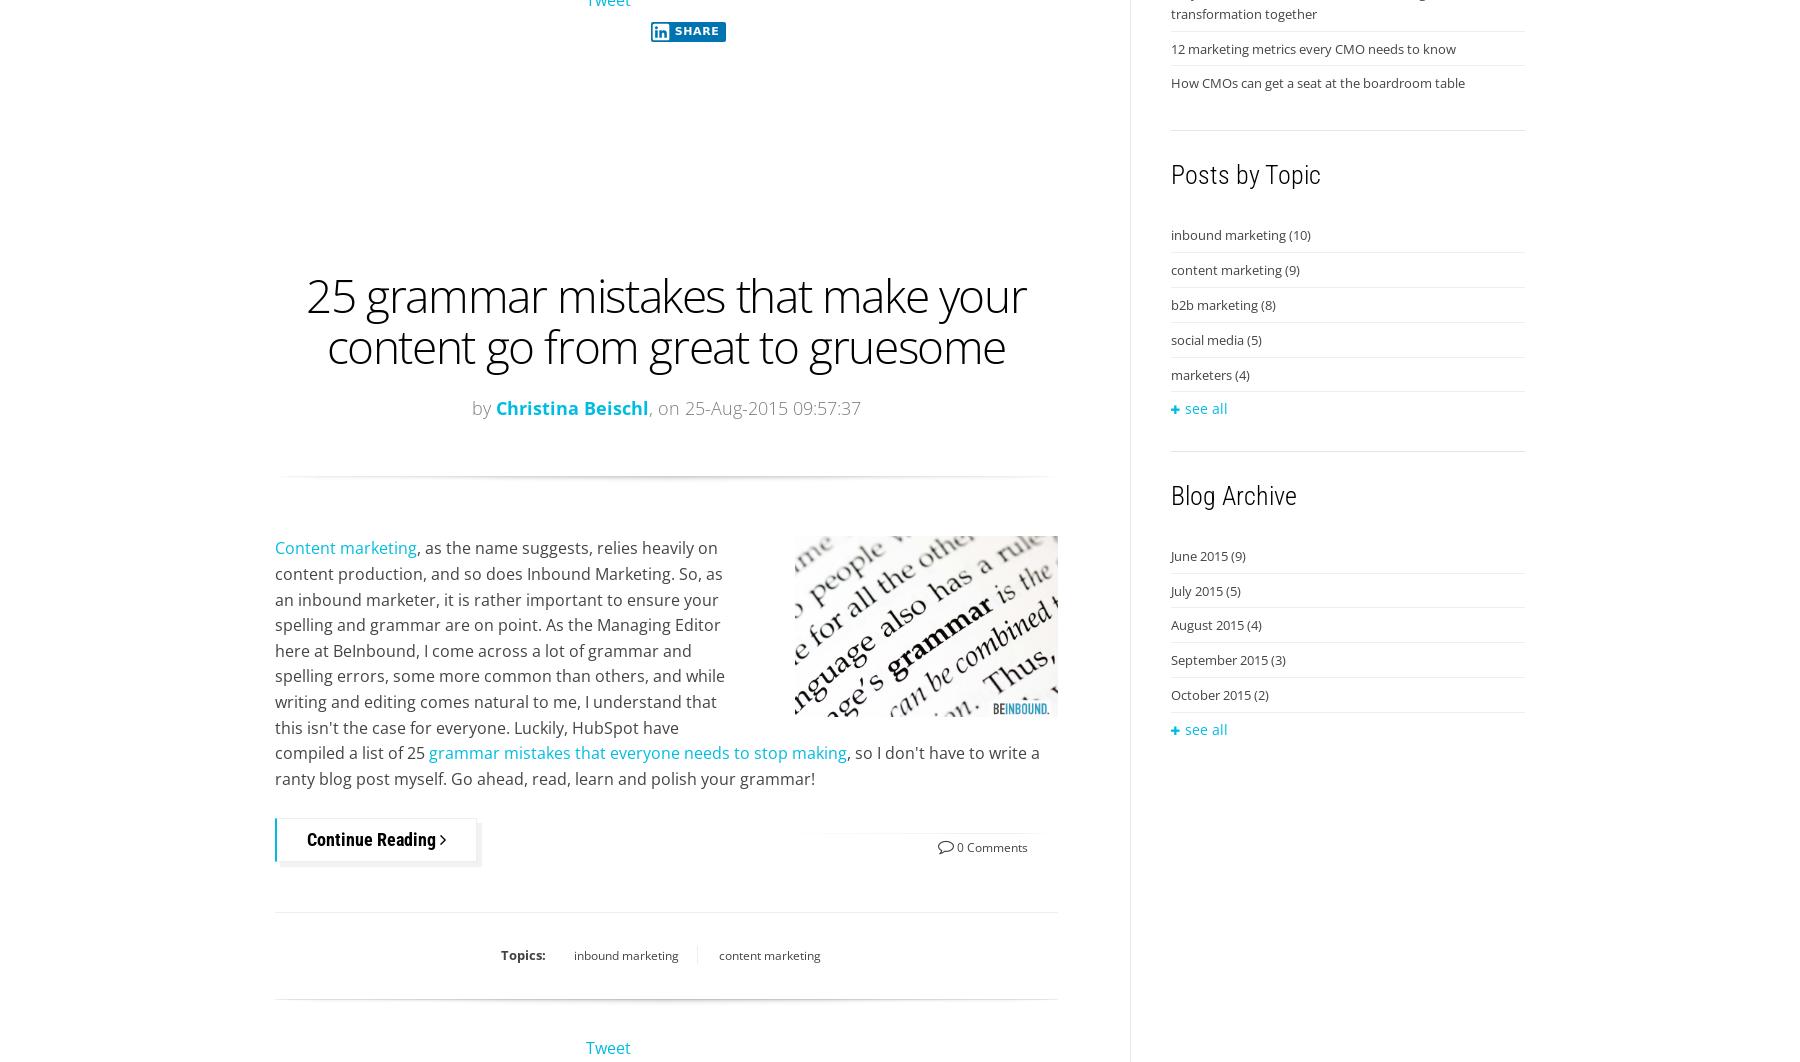 This screenshot has height=1062, width=1800. I want to click on ', so I don't have to write a ranty blog post myself. Go ahead, read, learn and polish your grammar!', so click(657, 765).